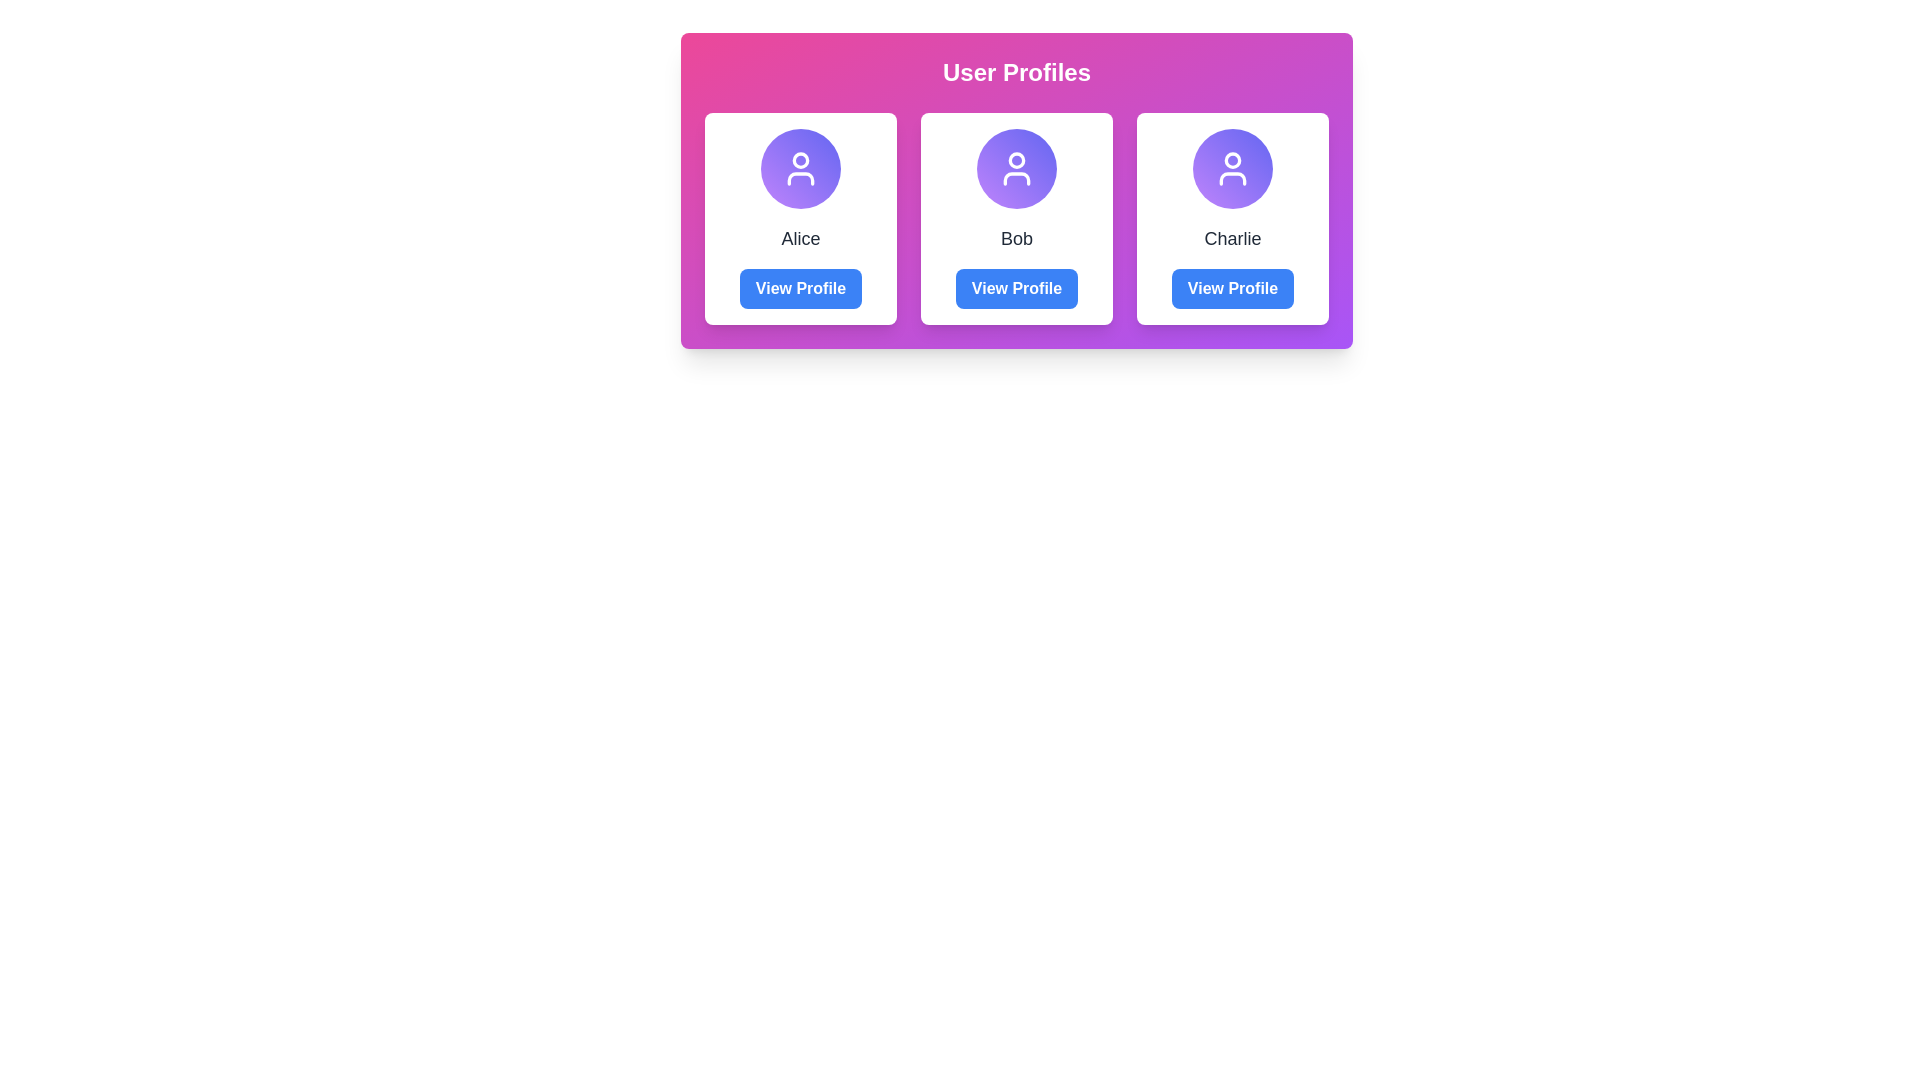 The width and height of the screenshot is (1920, 1080). I want to click on the central user profile icon representing 'Bob', which is a circular icon with a simplified human figure in white on a purple and indigo gradient background, so click(1017, 168).